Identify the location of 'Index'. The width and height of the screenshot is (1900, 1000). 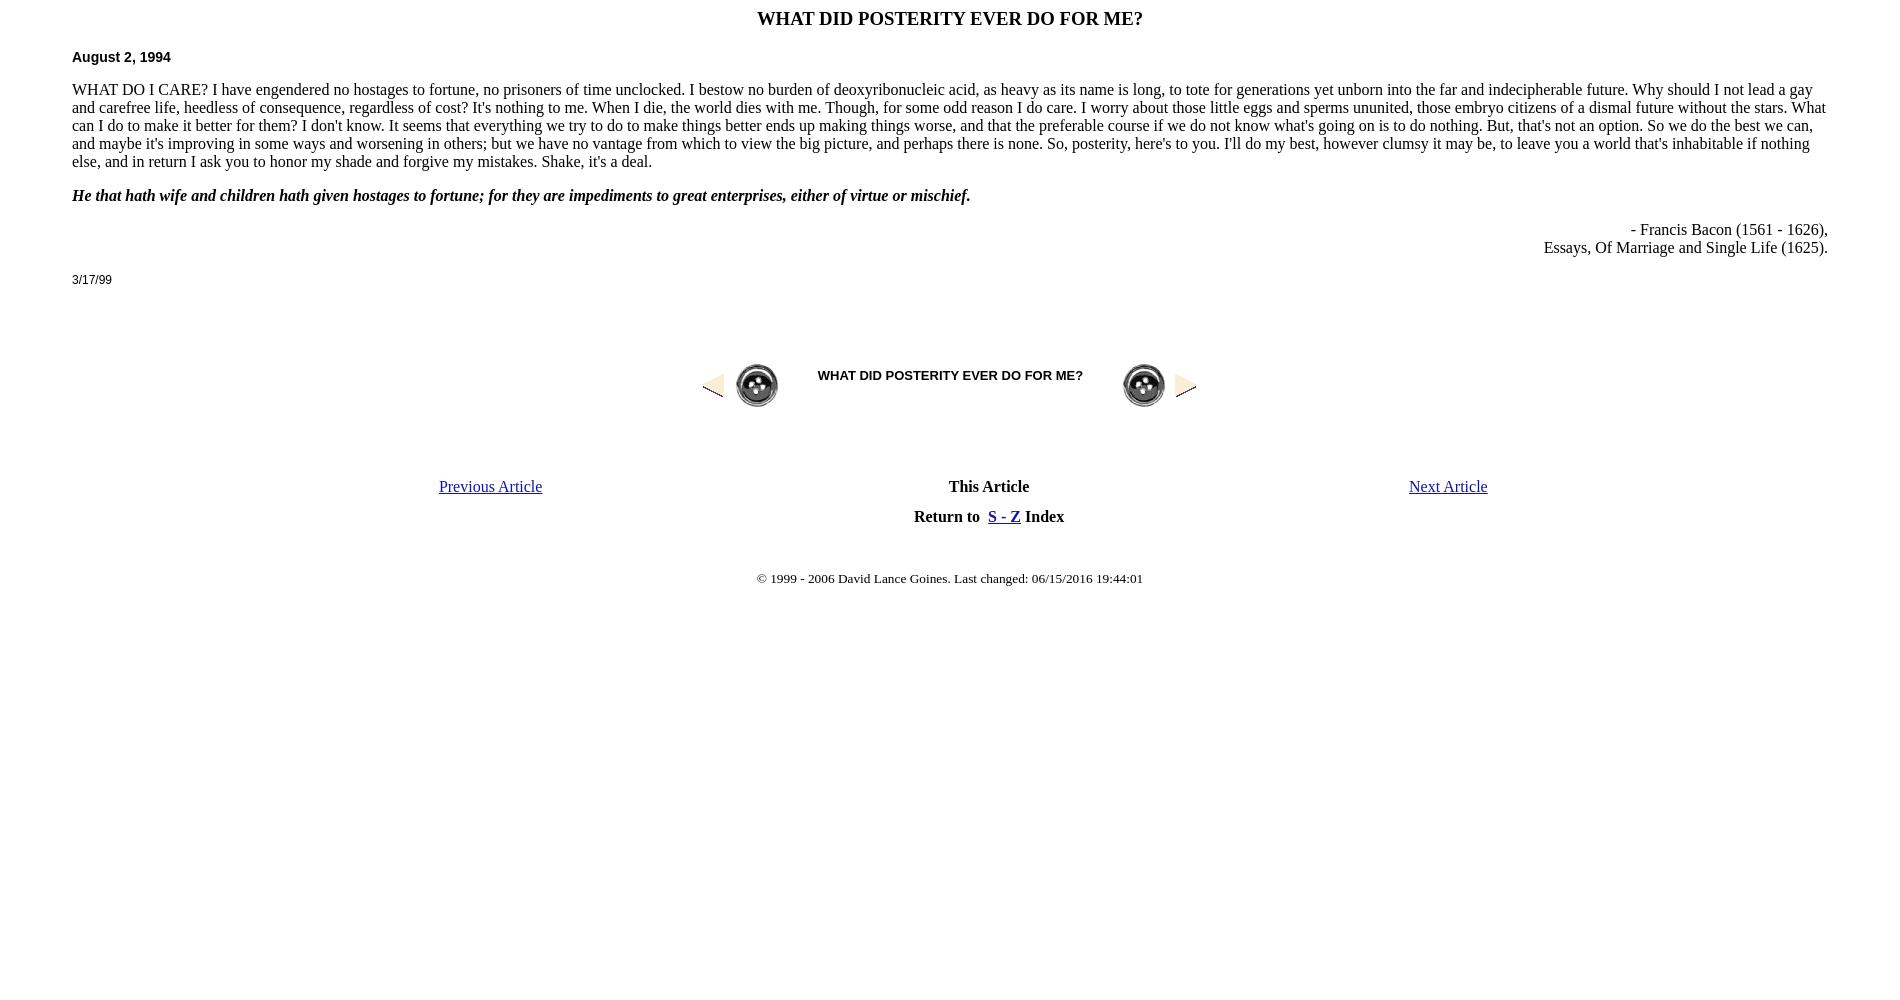
(1042, 515).